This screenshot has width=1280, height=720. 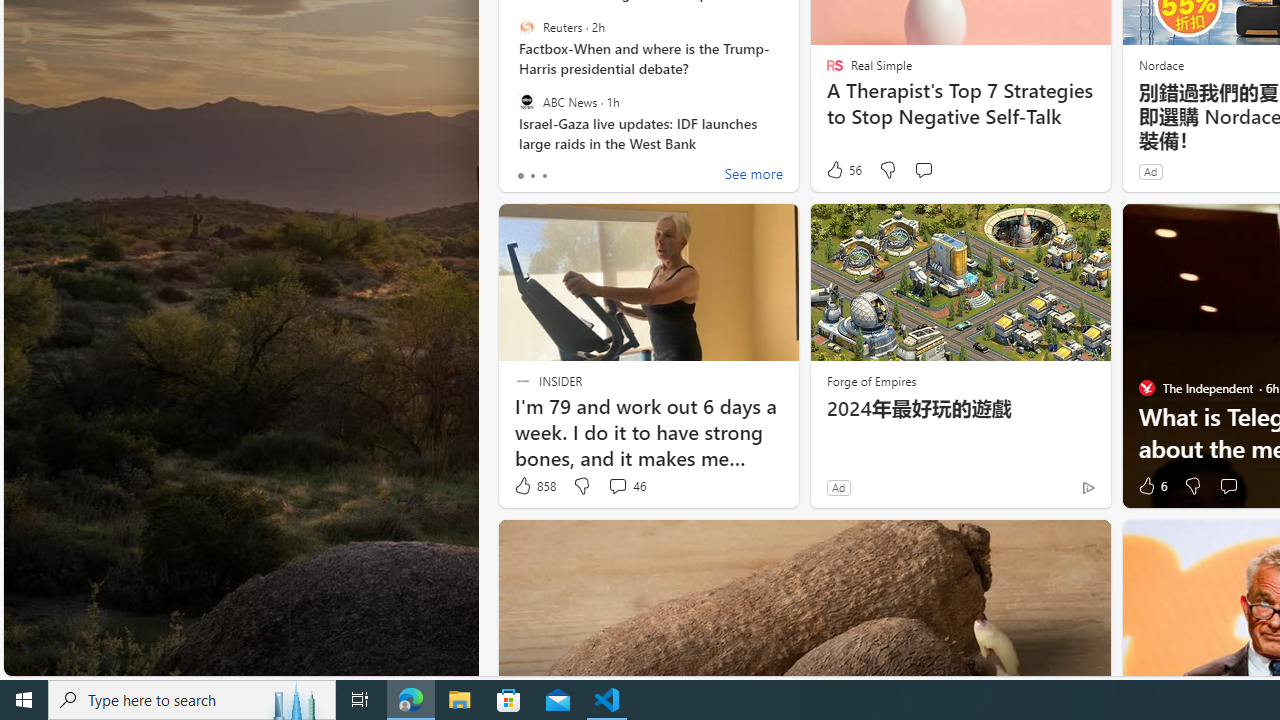 What do you see at coordinates (532, 175) in the screenshot?
I see `'tab-1'` at bounding box center [532, 175].